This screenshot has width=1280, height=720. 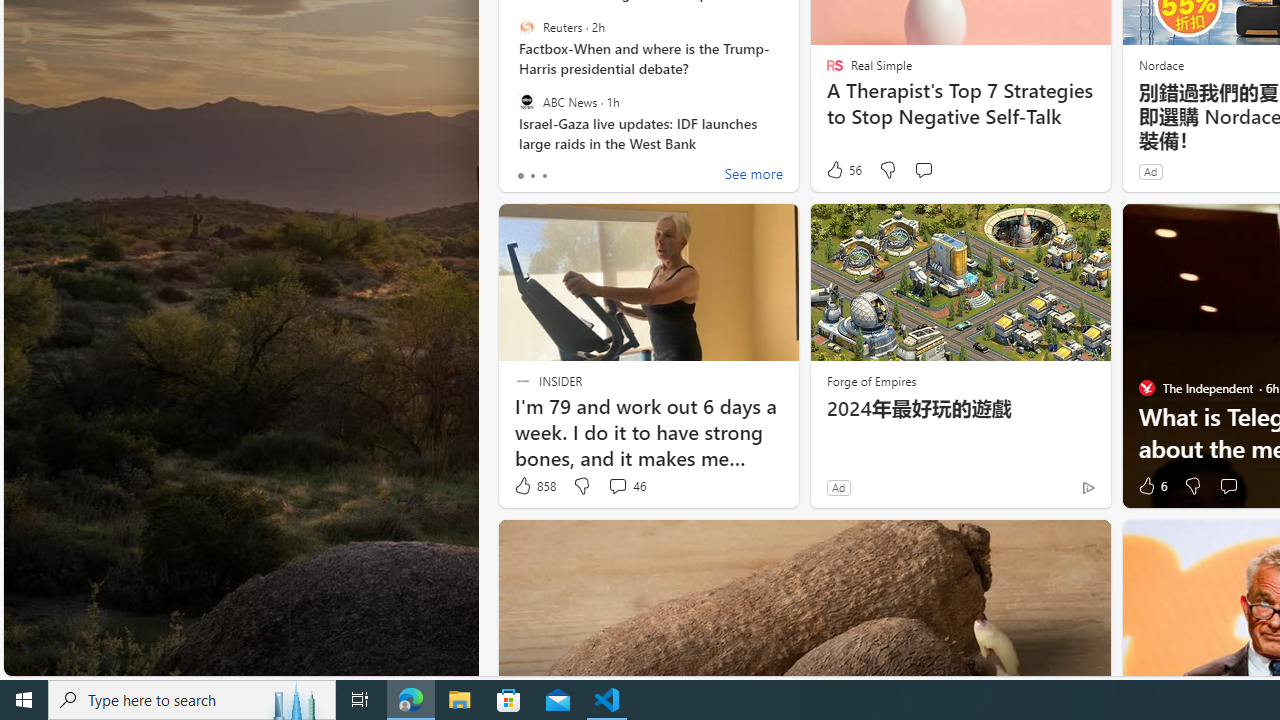 What do you see at coordinates (532, 175) in the screenshot?
I see `'tab-1'` at bounding box center [532, 175].